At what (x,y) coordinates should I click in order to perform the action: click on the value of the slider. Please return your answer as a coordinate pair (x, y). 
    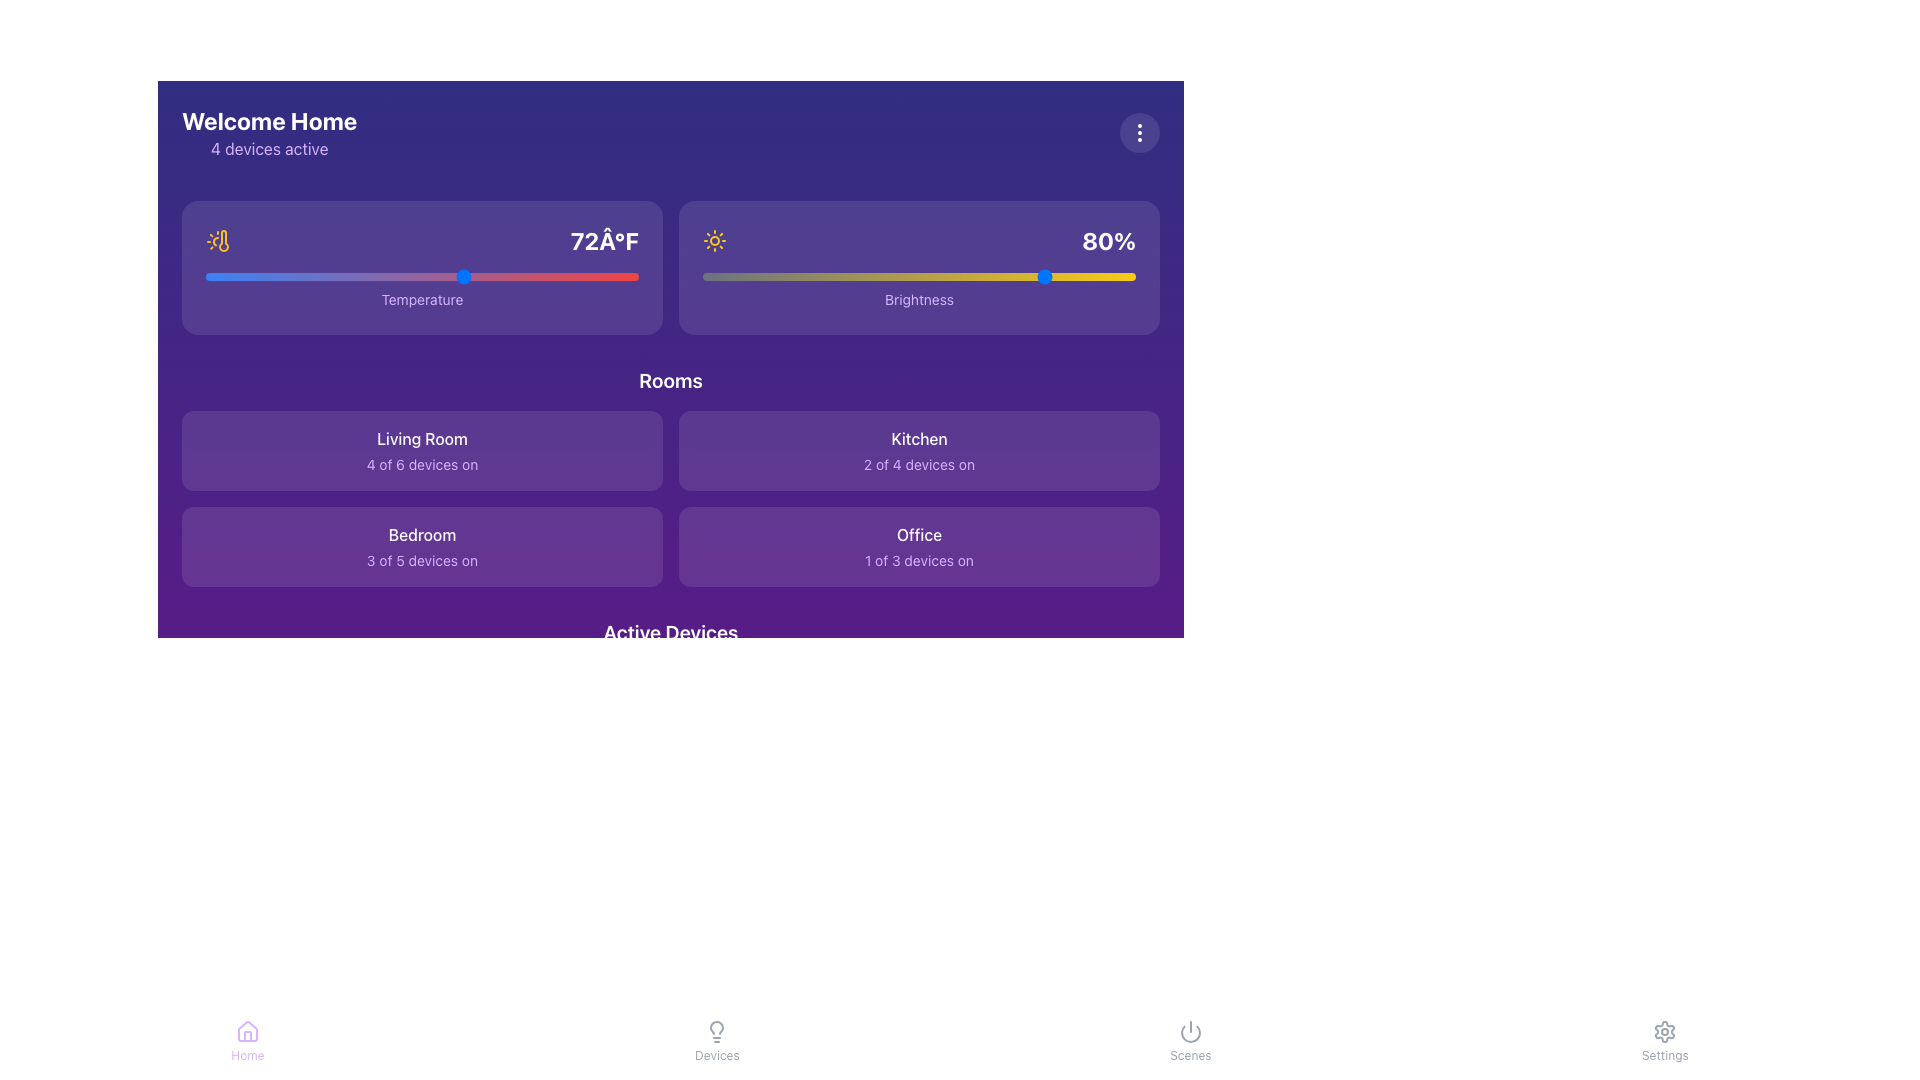
    Looking at the image, I should click on (552, 277).